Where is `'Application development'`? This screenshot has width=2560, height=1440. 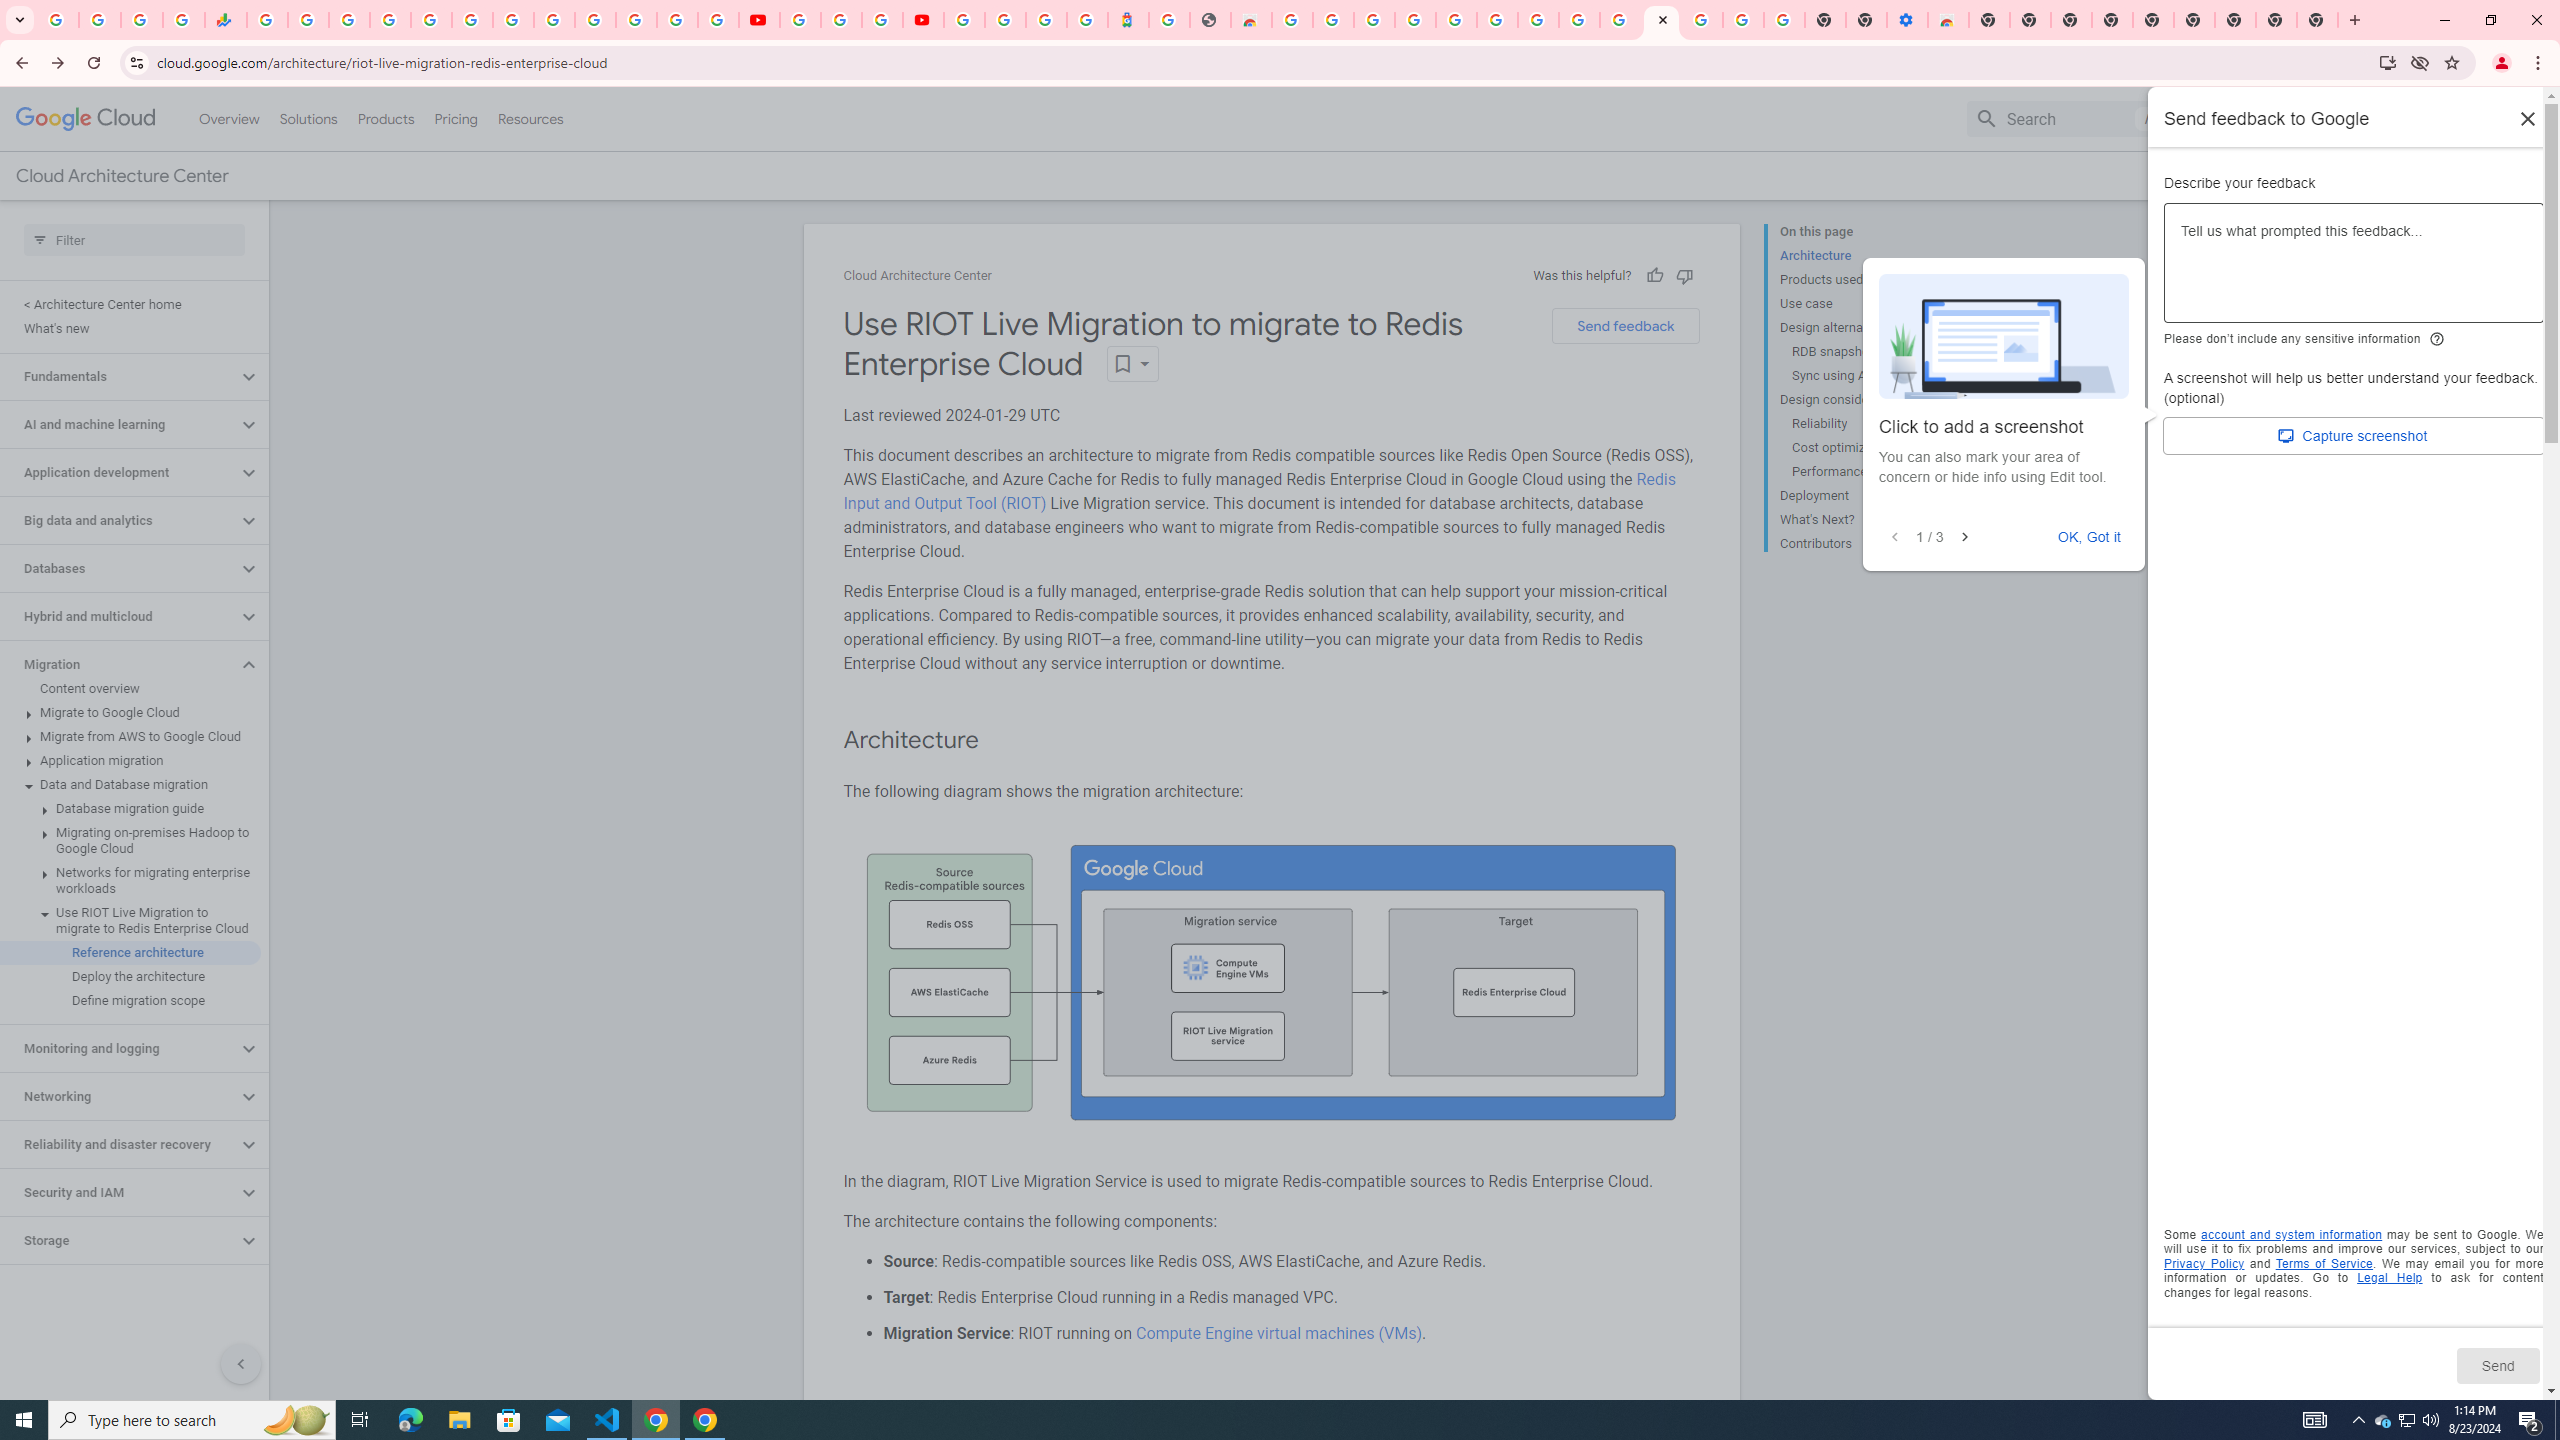 'Application development' is located at coordinates (118, 472).